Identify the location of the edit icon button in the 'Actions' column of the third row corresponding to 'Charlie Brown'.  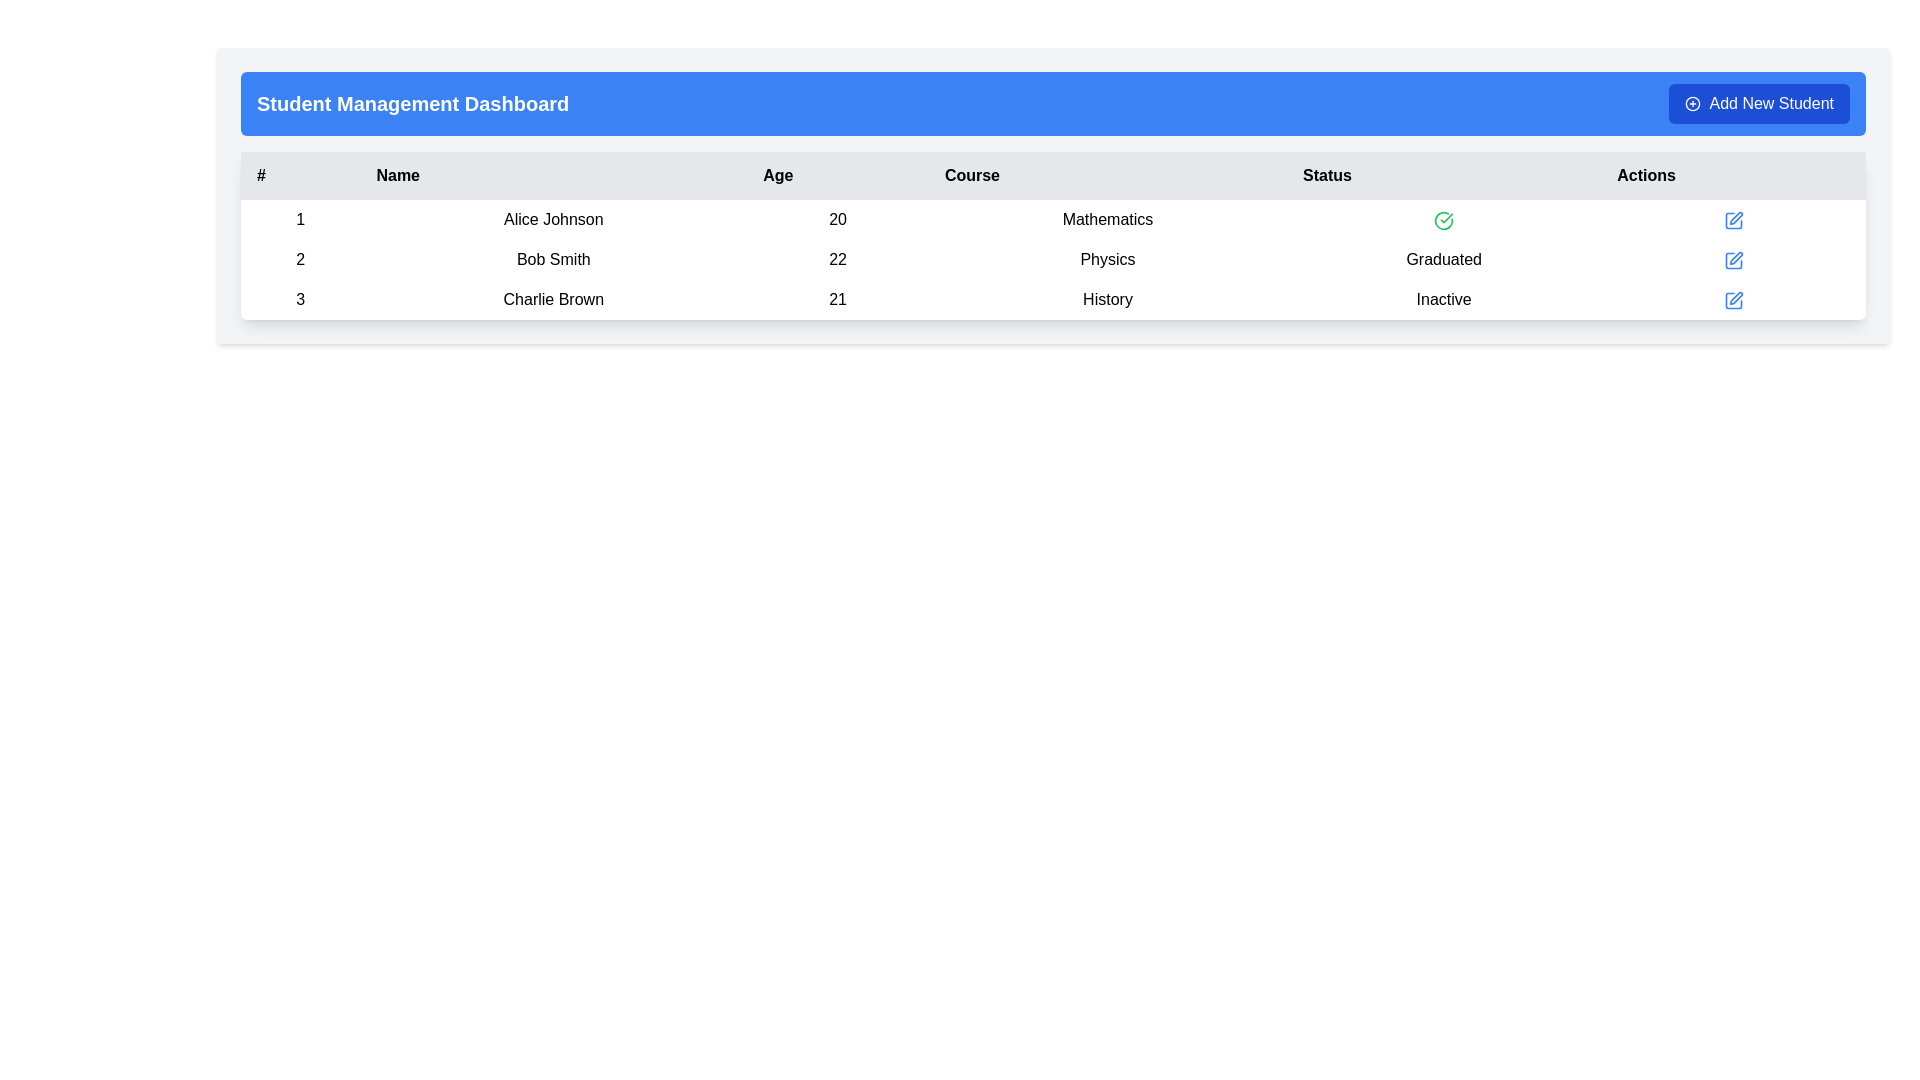
(1732, 300).